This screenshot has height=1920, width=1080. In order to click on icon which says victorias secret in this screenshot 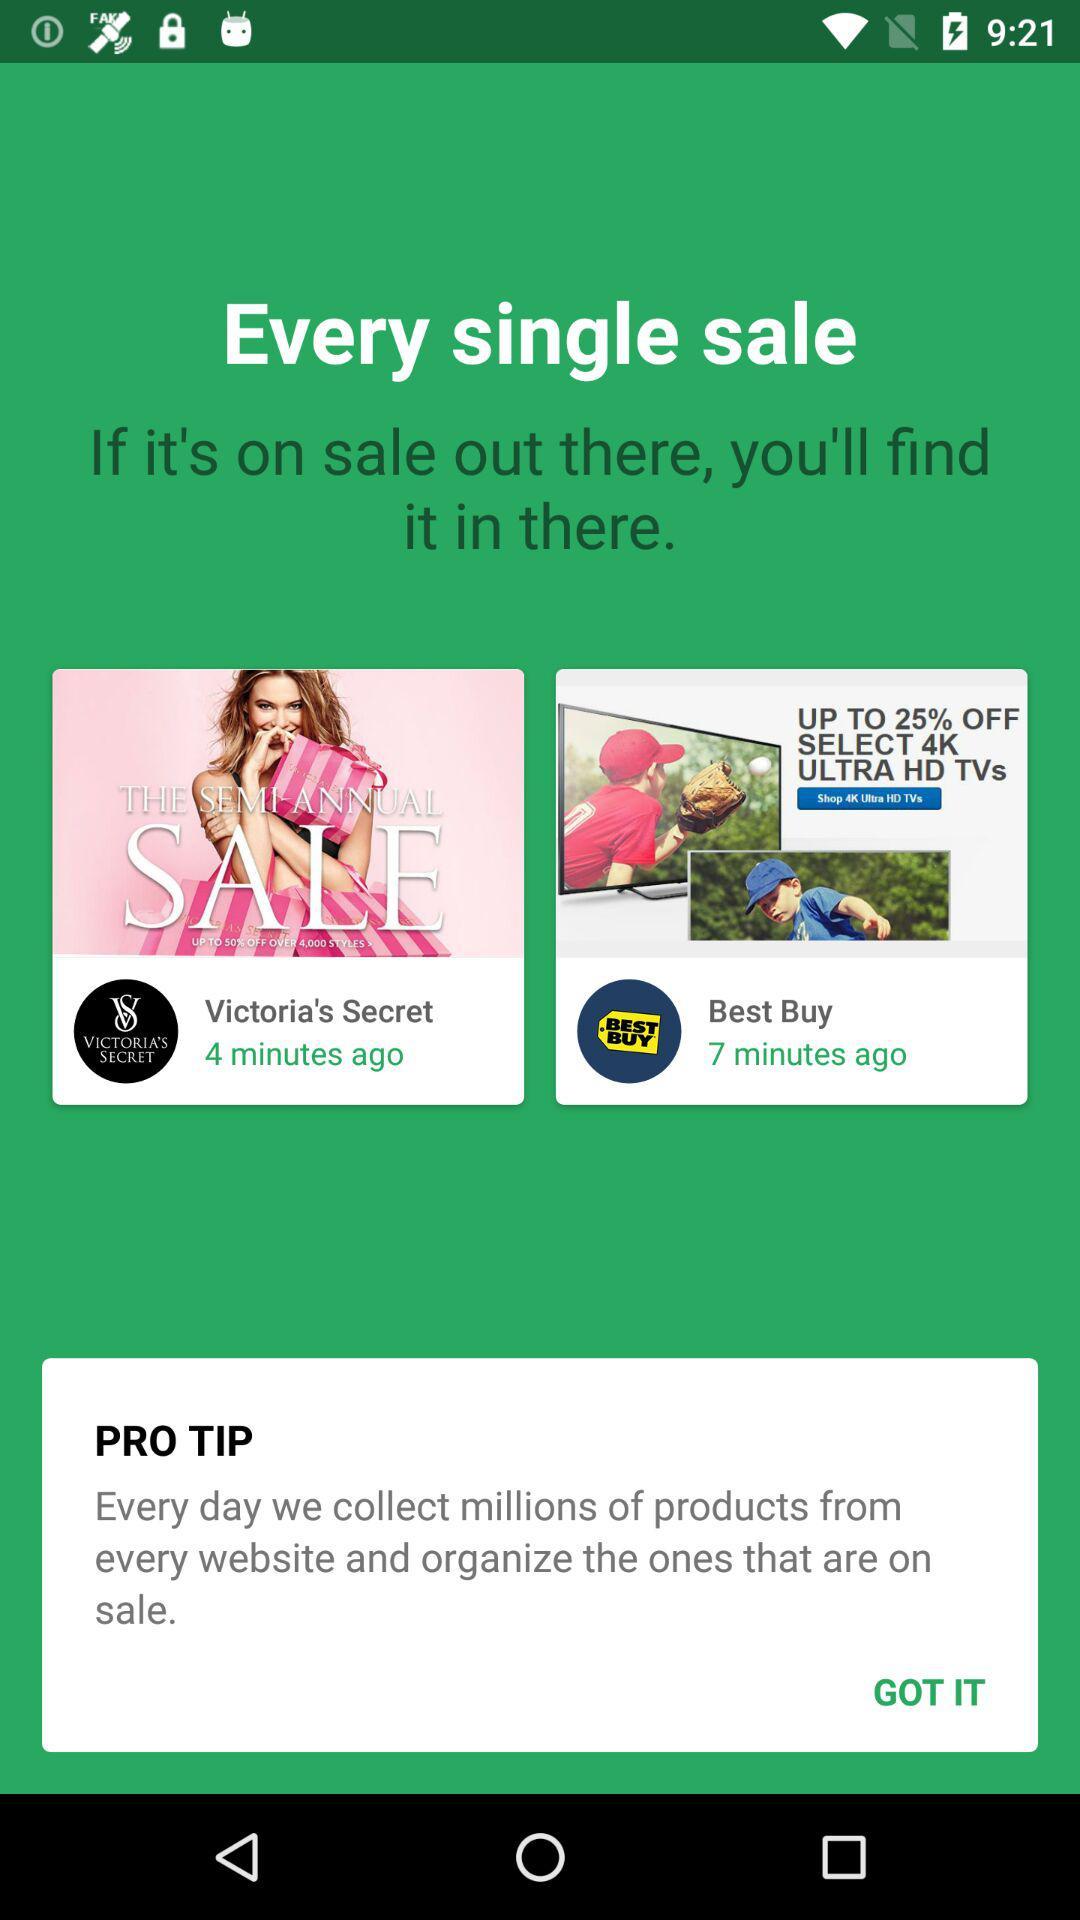, I will do `click(126, 1031)`.